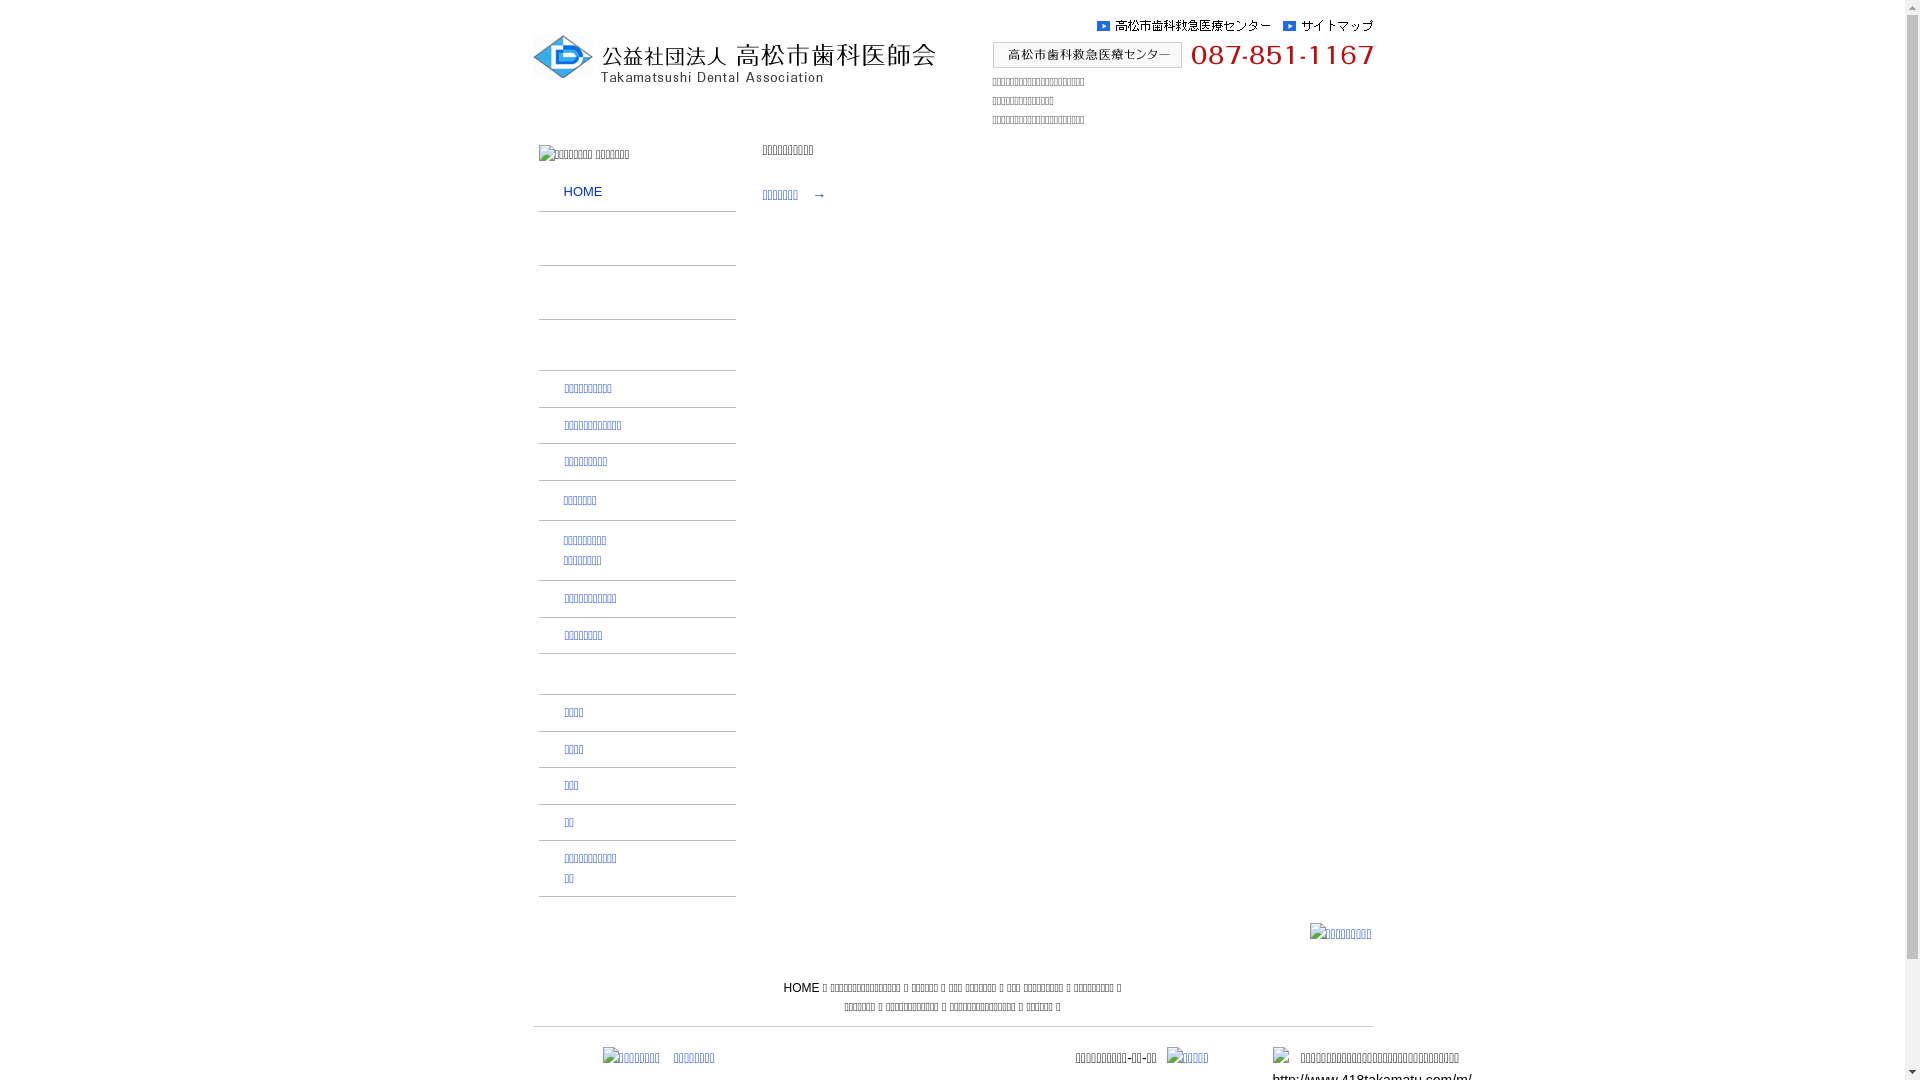 The height and width of the screenshot is (1080, 1920). I want to click on 'HOME', so click(781, 986).